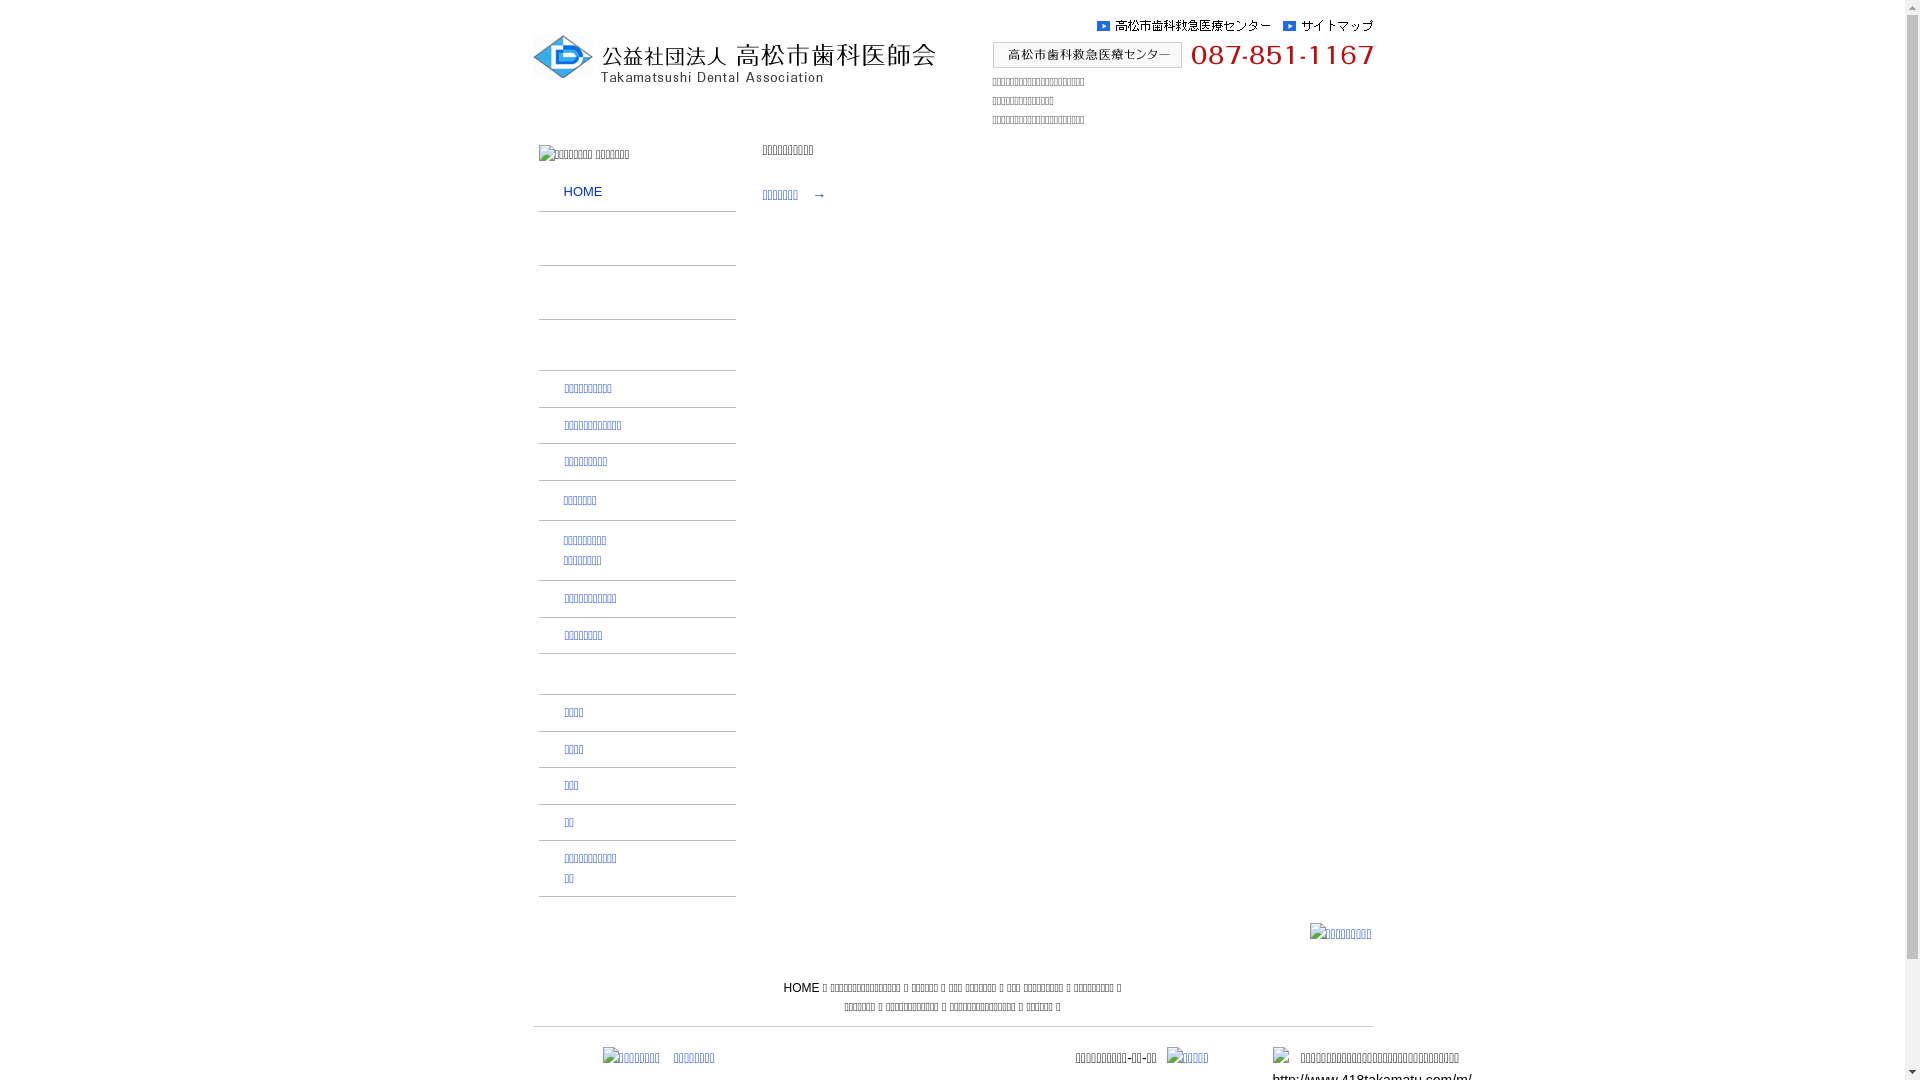 The height and width of the screenshot is (1080, 1920). I want to click on 'HOME', so click(781, 986).